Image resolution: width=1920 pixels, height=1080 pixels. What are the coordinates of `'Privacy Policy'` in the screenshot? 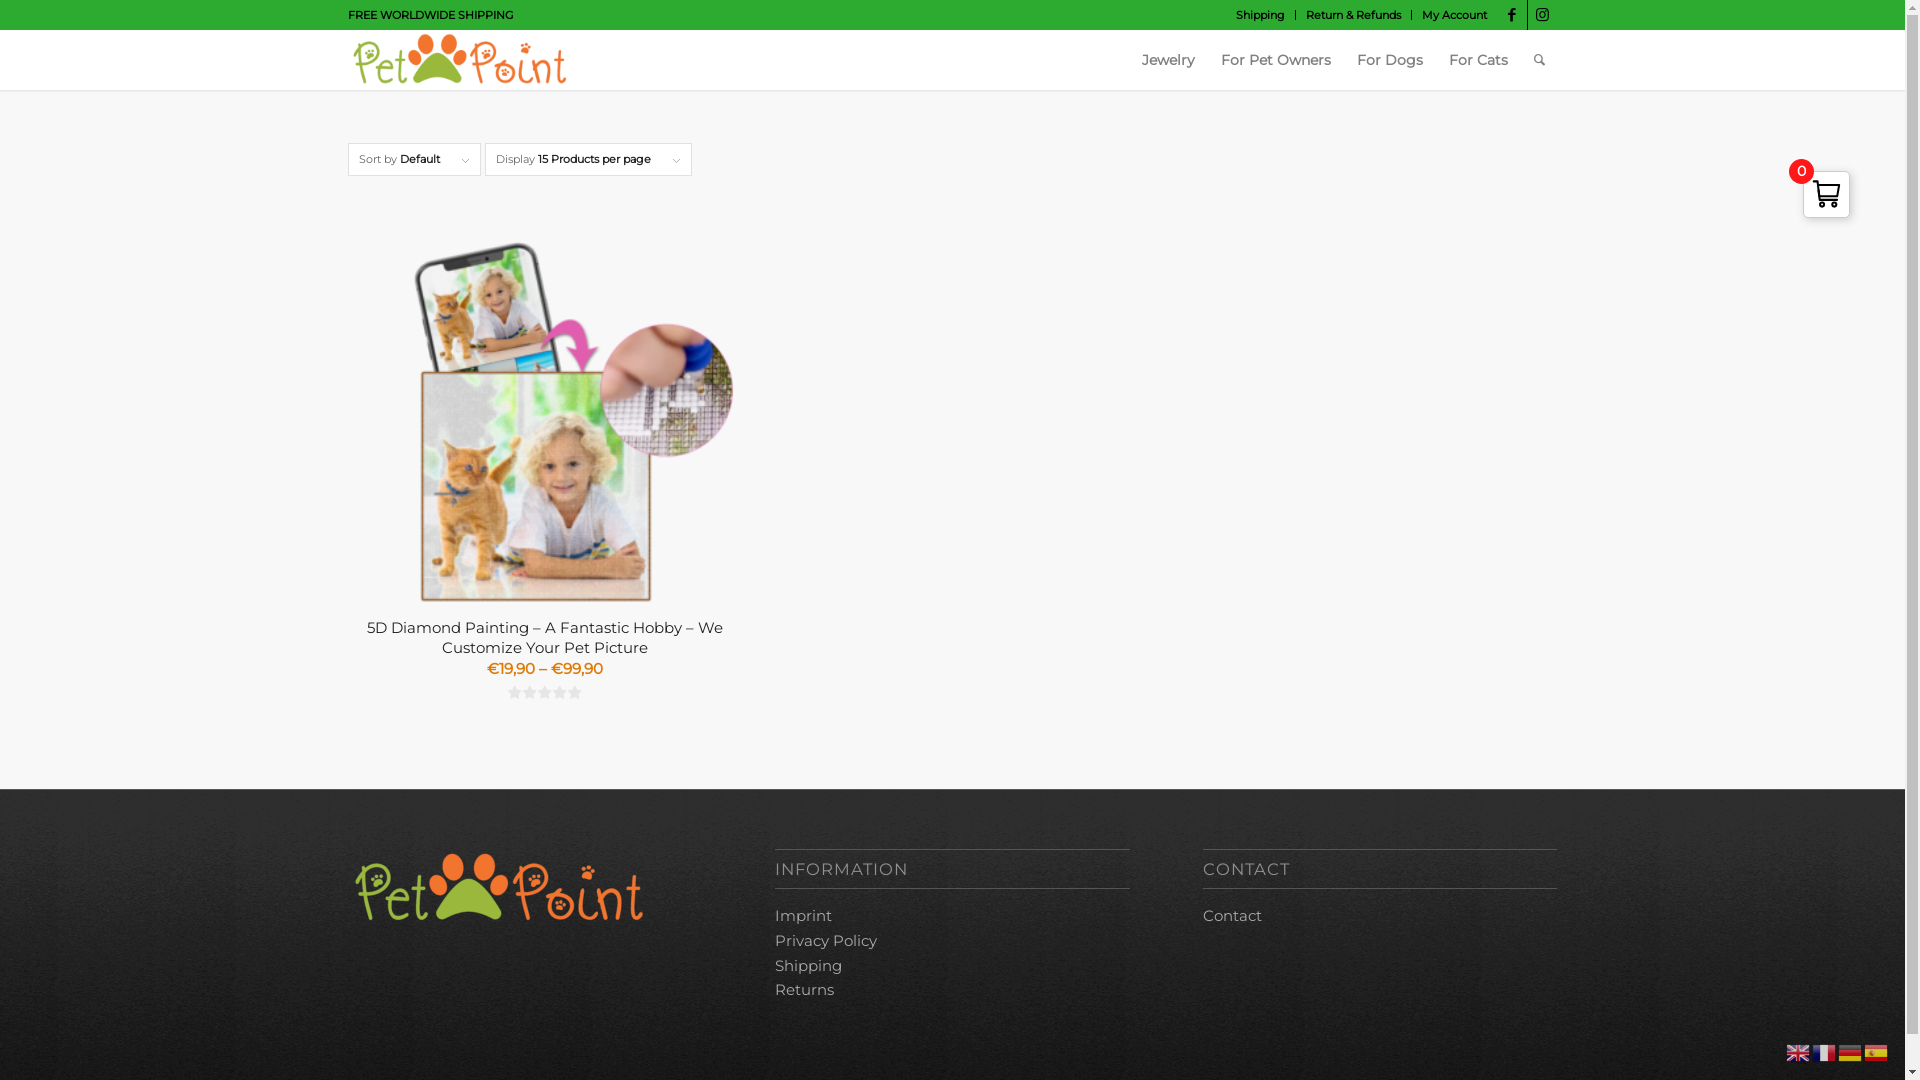 It's located at (825, 940).